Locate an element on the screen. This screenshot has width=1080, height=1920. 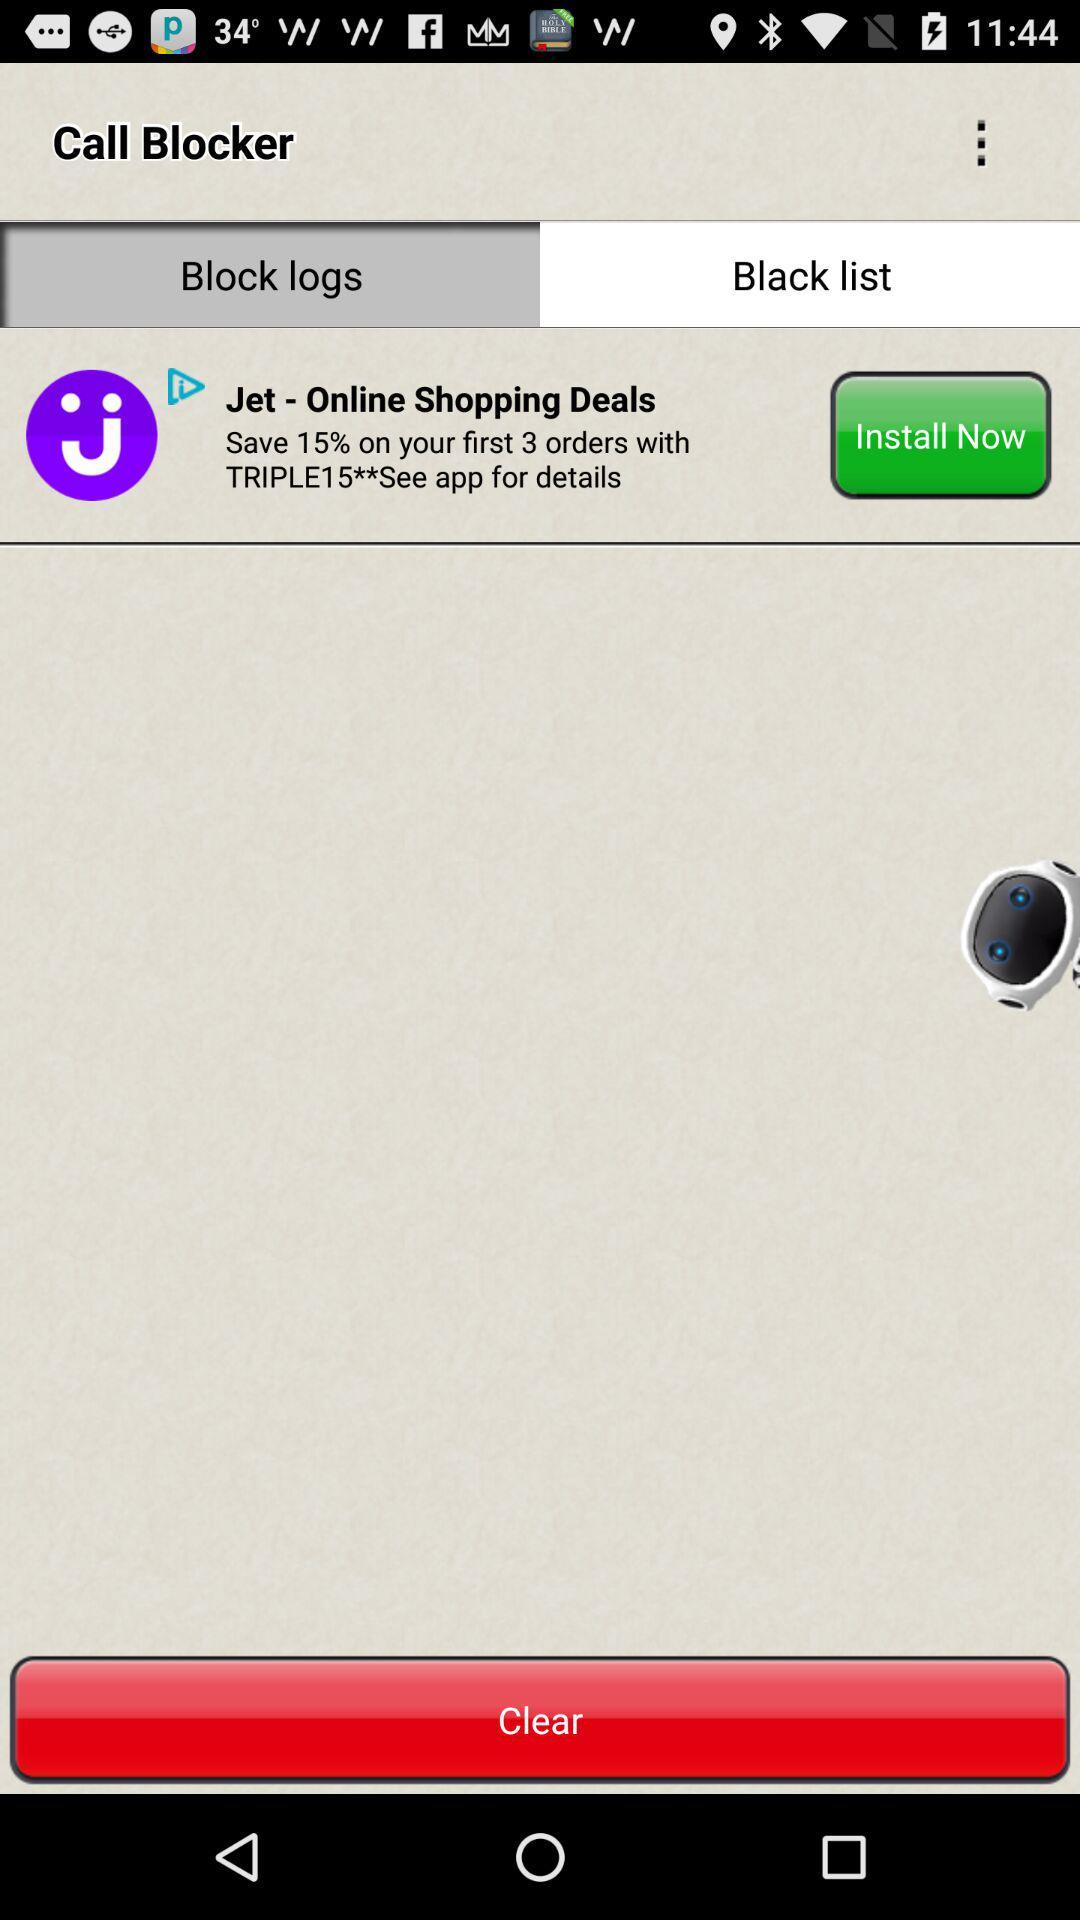
the more icon is located at coordinates (980, 150).